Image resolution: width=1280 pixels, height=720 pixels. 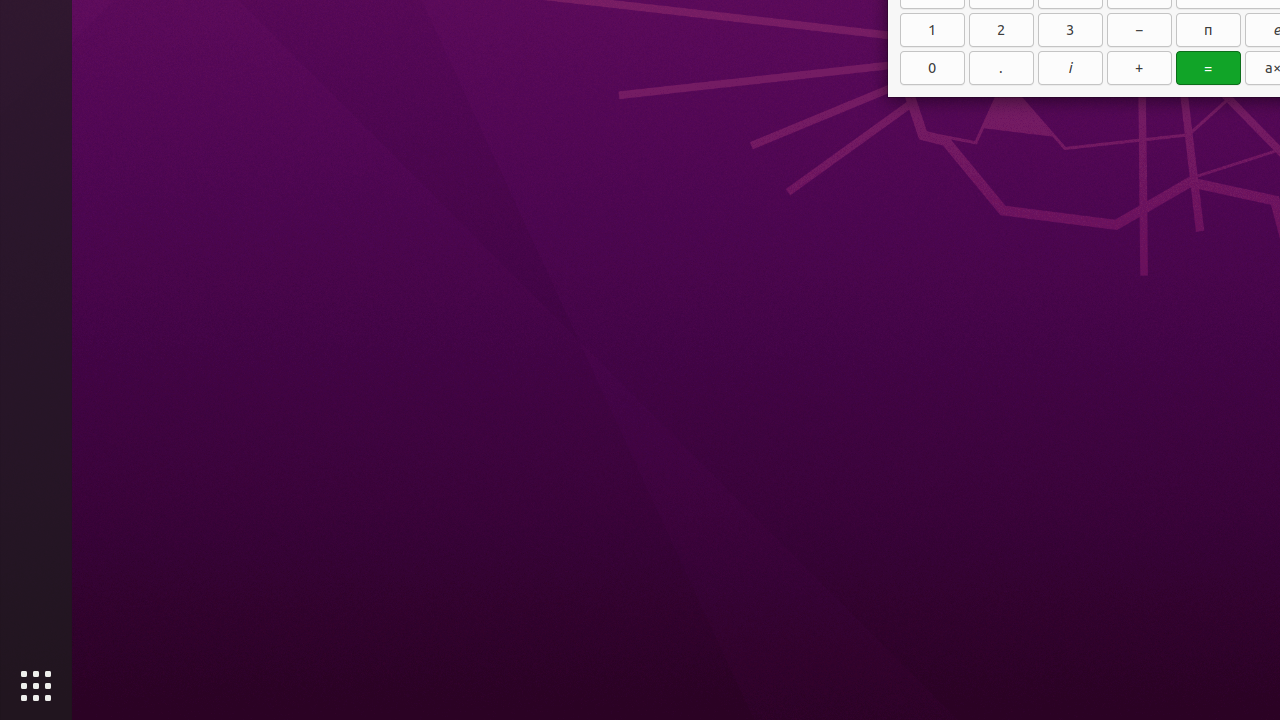 What do you see at coordinates (1139, 30) in the screenshot?
I see `'−'` at bounding box center [1139, 30].